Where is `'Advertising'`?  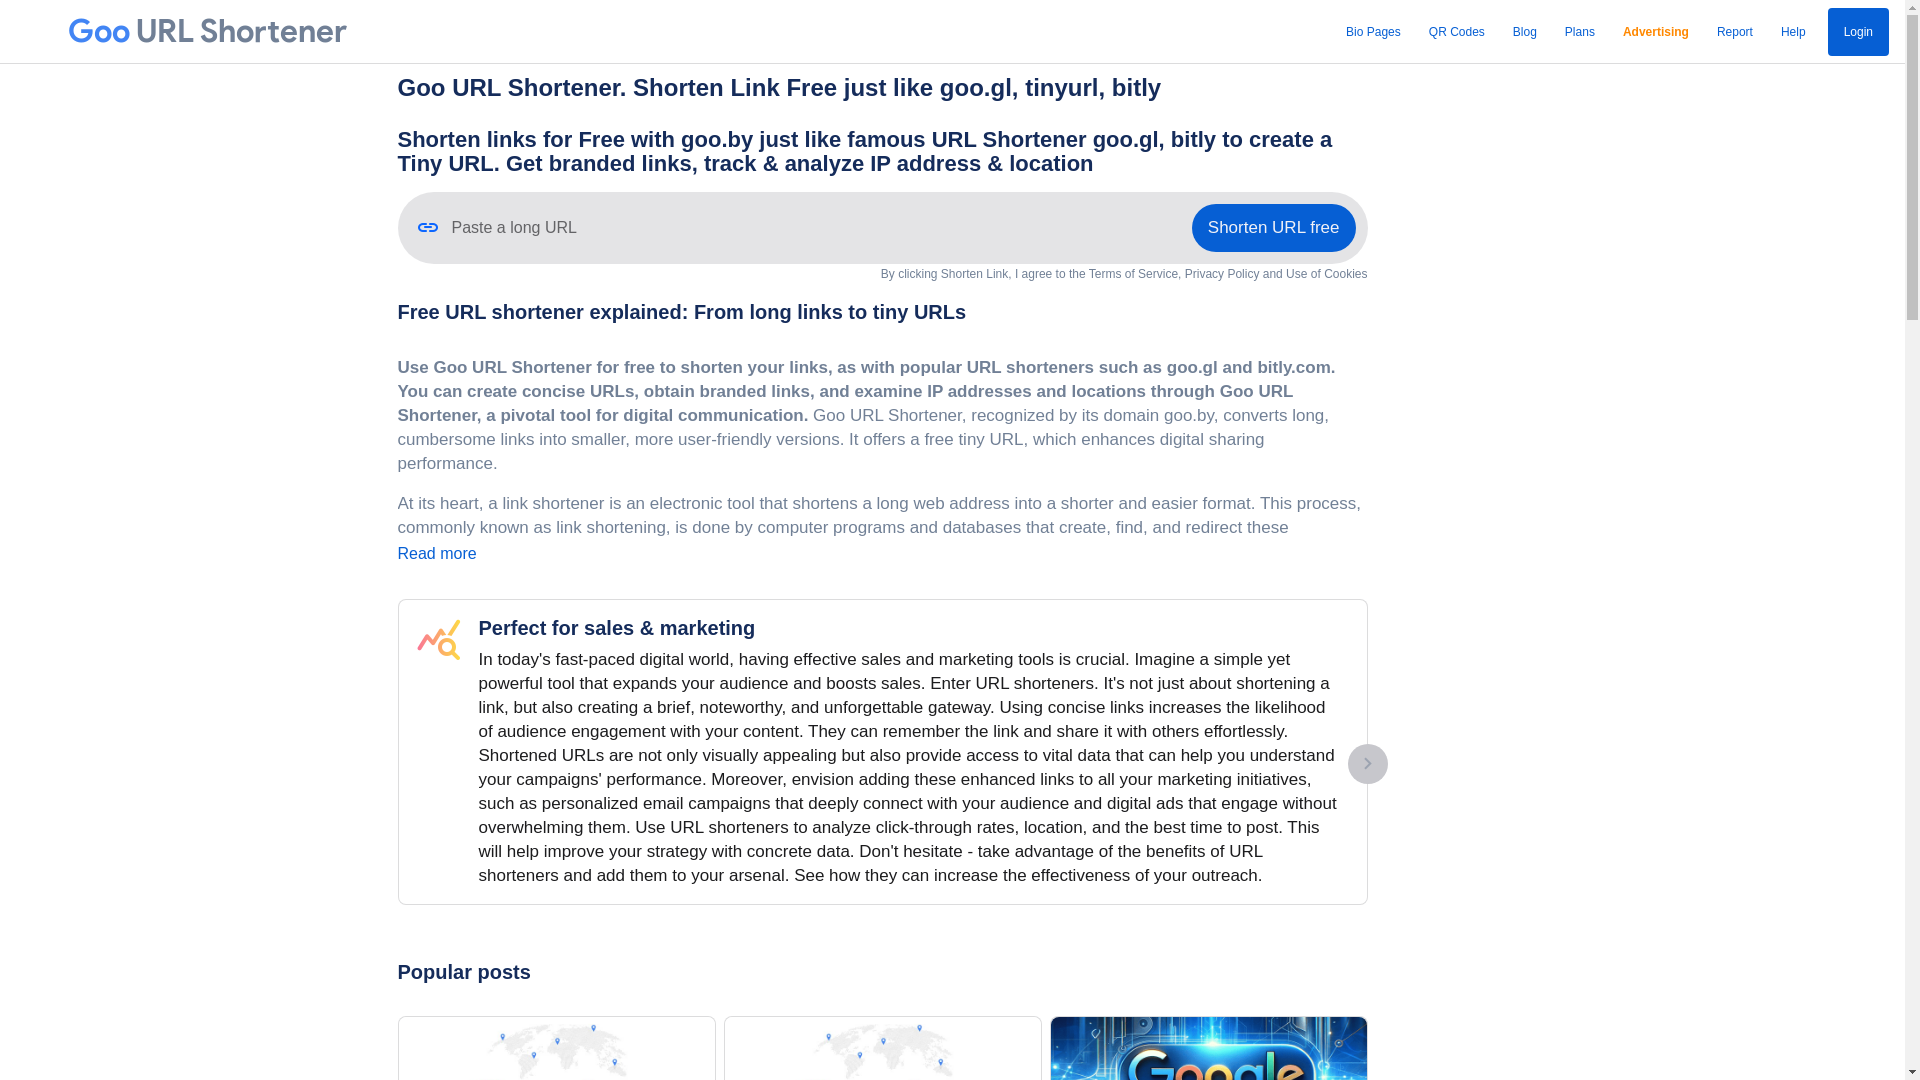 'Advertising' is located at coordinates (1656, 31).